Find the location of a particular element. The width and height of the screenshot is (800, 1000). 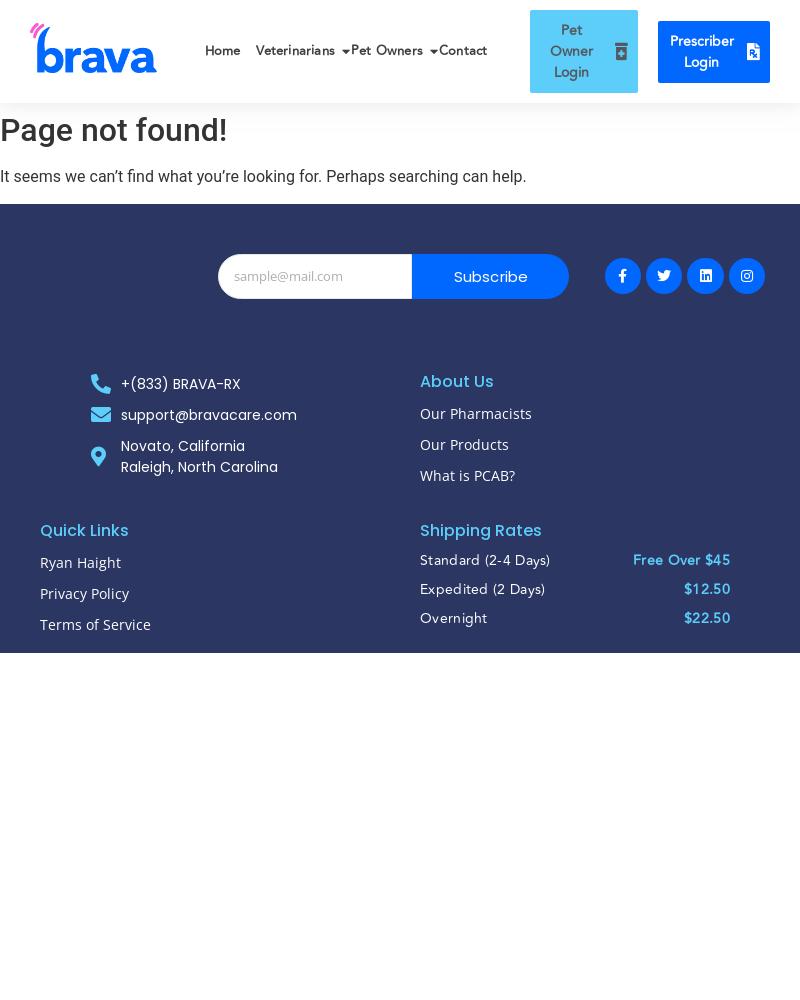

'What is PCAB?' is located at coordinates (467, 473).